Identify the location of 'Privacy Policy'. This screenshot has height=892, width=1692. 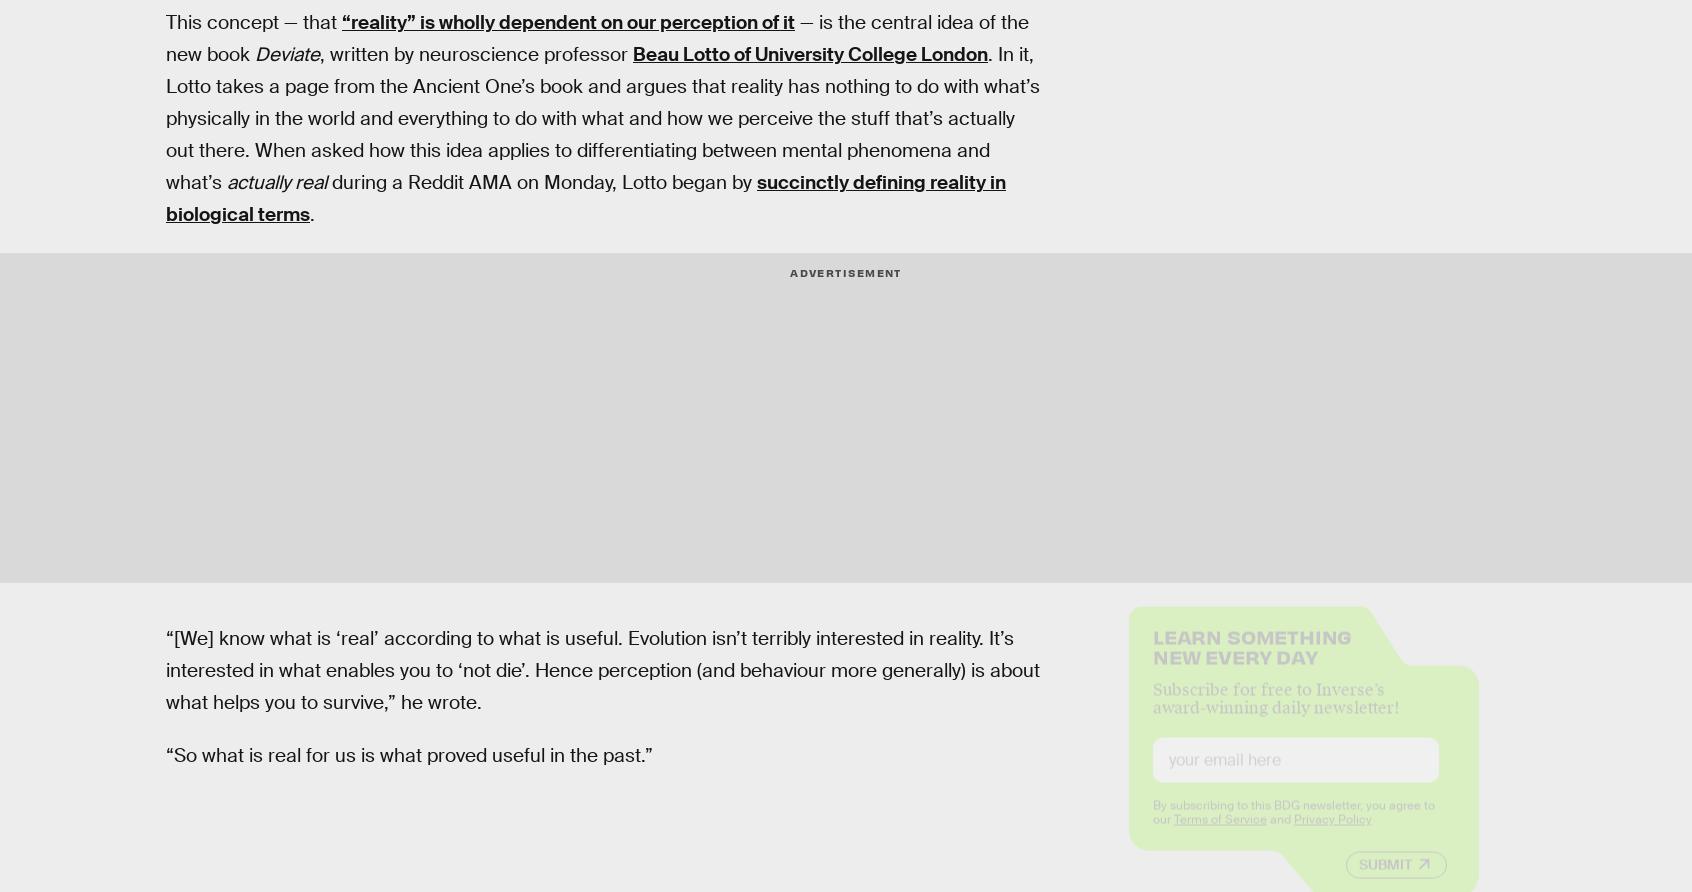
(1330, 834).